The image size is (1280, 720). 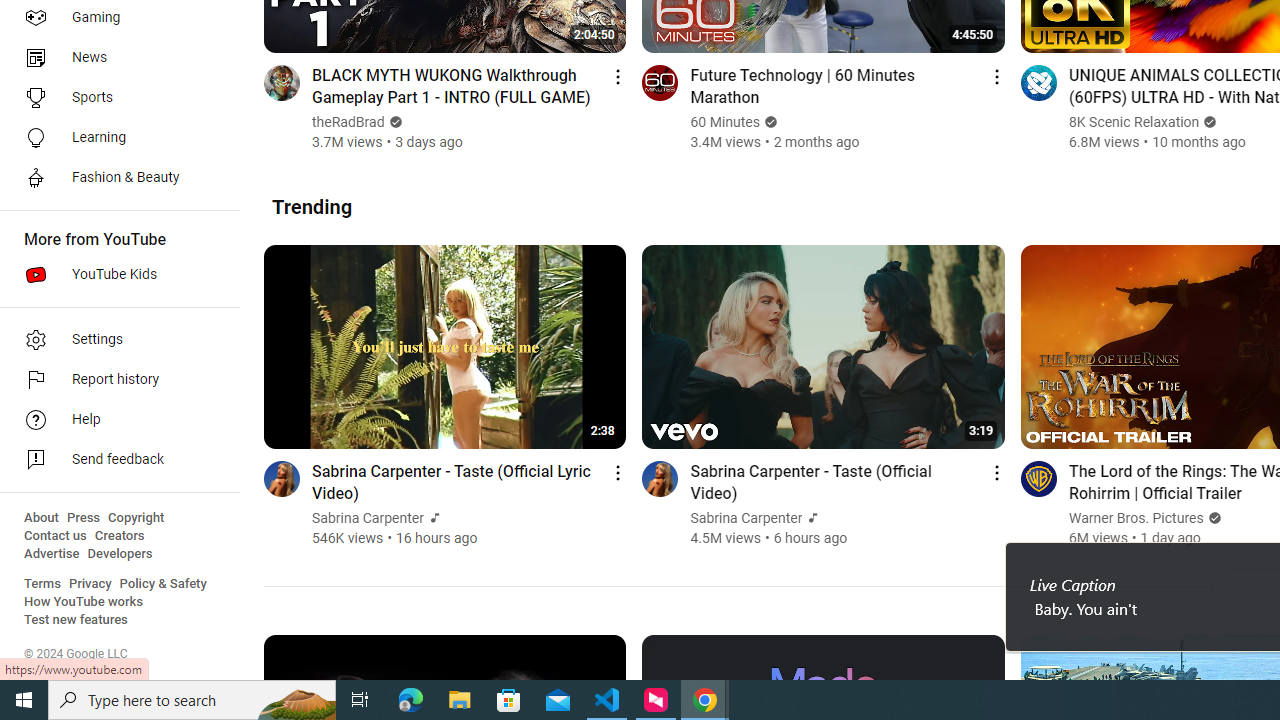 What do you see at coordinates (112, 136) in the screenshot?
I see `'Learning'` at bounding box center [112, 136].